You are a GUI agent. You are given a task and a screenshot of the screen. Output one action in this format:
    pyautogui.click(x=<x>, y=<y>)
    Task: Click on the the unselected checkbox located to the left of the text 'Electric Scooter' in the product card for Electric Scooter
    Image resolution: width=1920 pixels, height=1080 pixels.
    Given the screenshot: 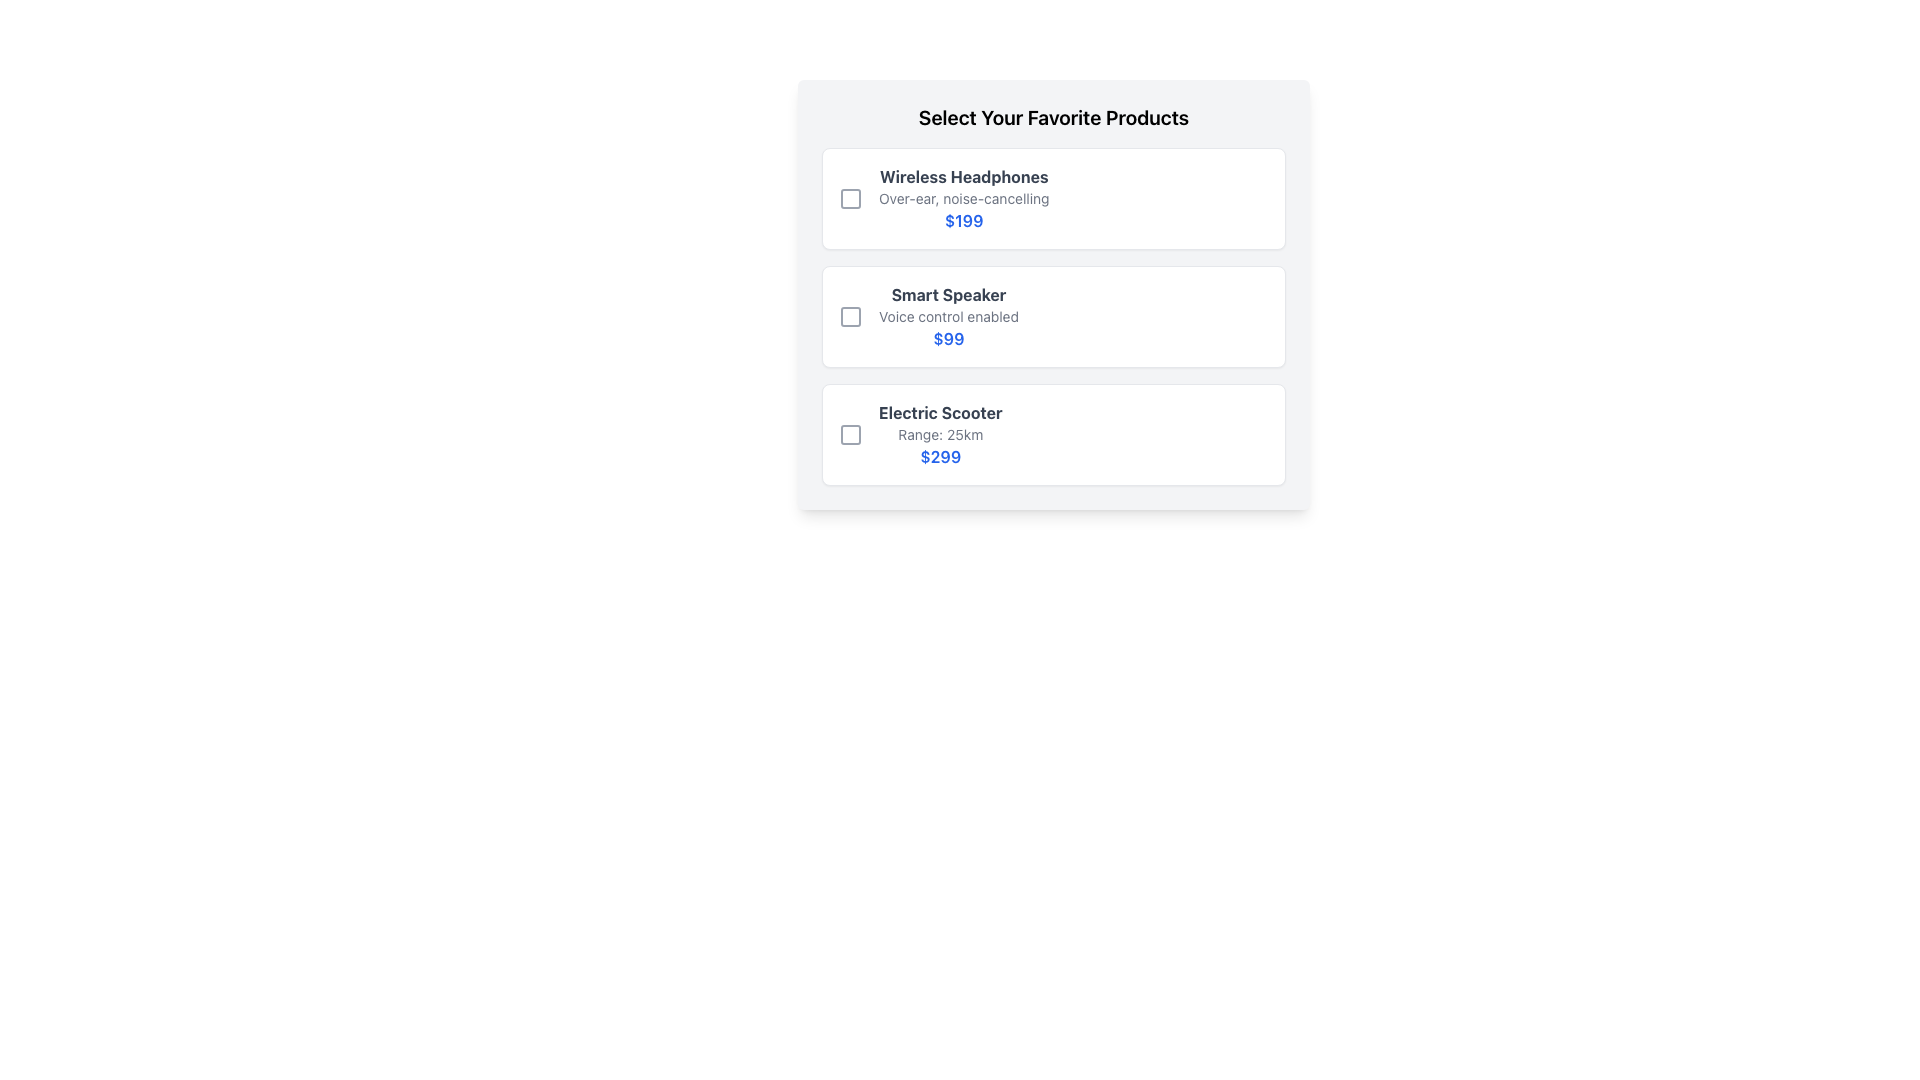 What is the action you would take?
    pyautogui.click(x=850, y=434)
    